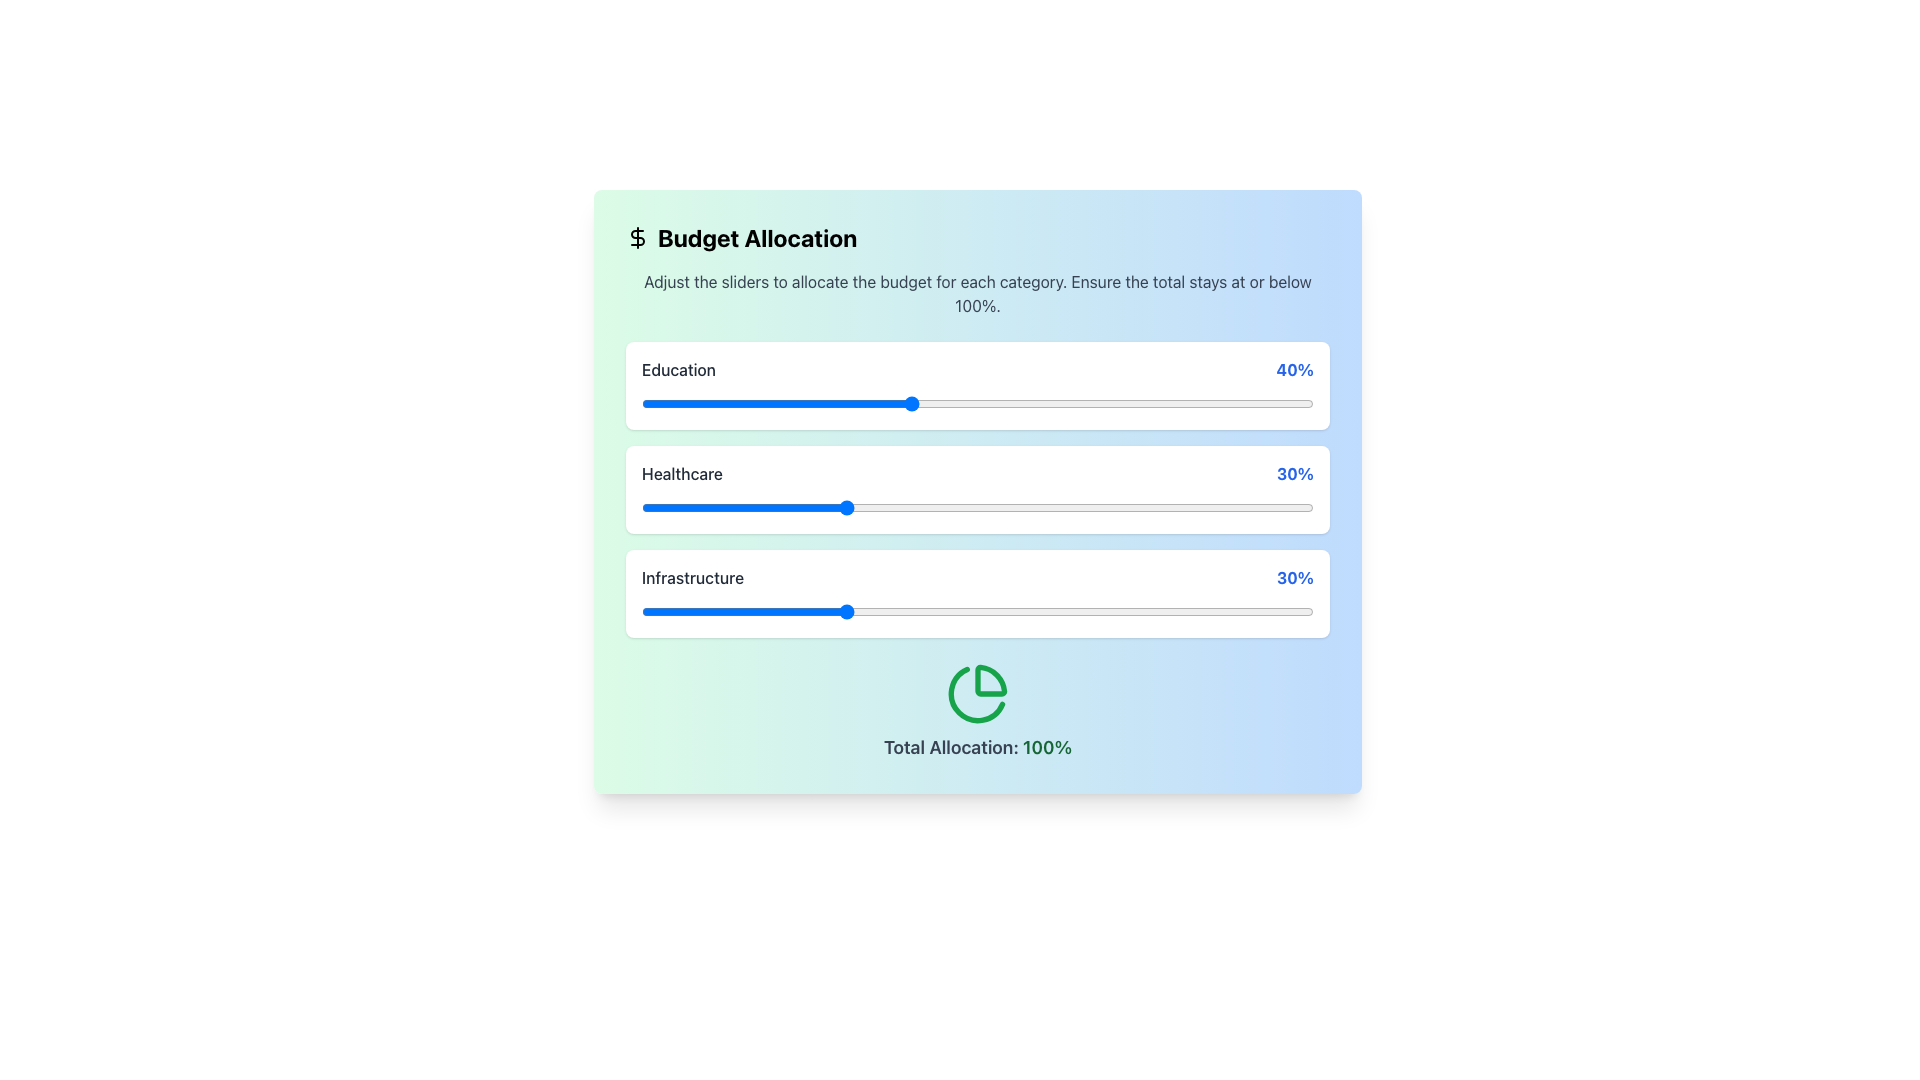  What do you see at coordinates (1071, 404) in the screenshot?
I see `the budget allocation for Education` at bounding box center [1071, 404].